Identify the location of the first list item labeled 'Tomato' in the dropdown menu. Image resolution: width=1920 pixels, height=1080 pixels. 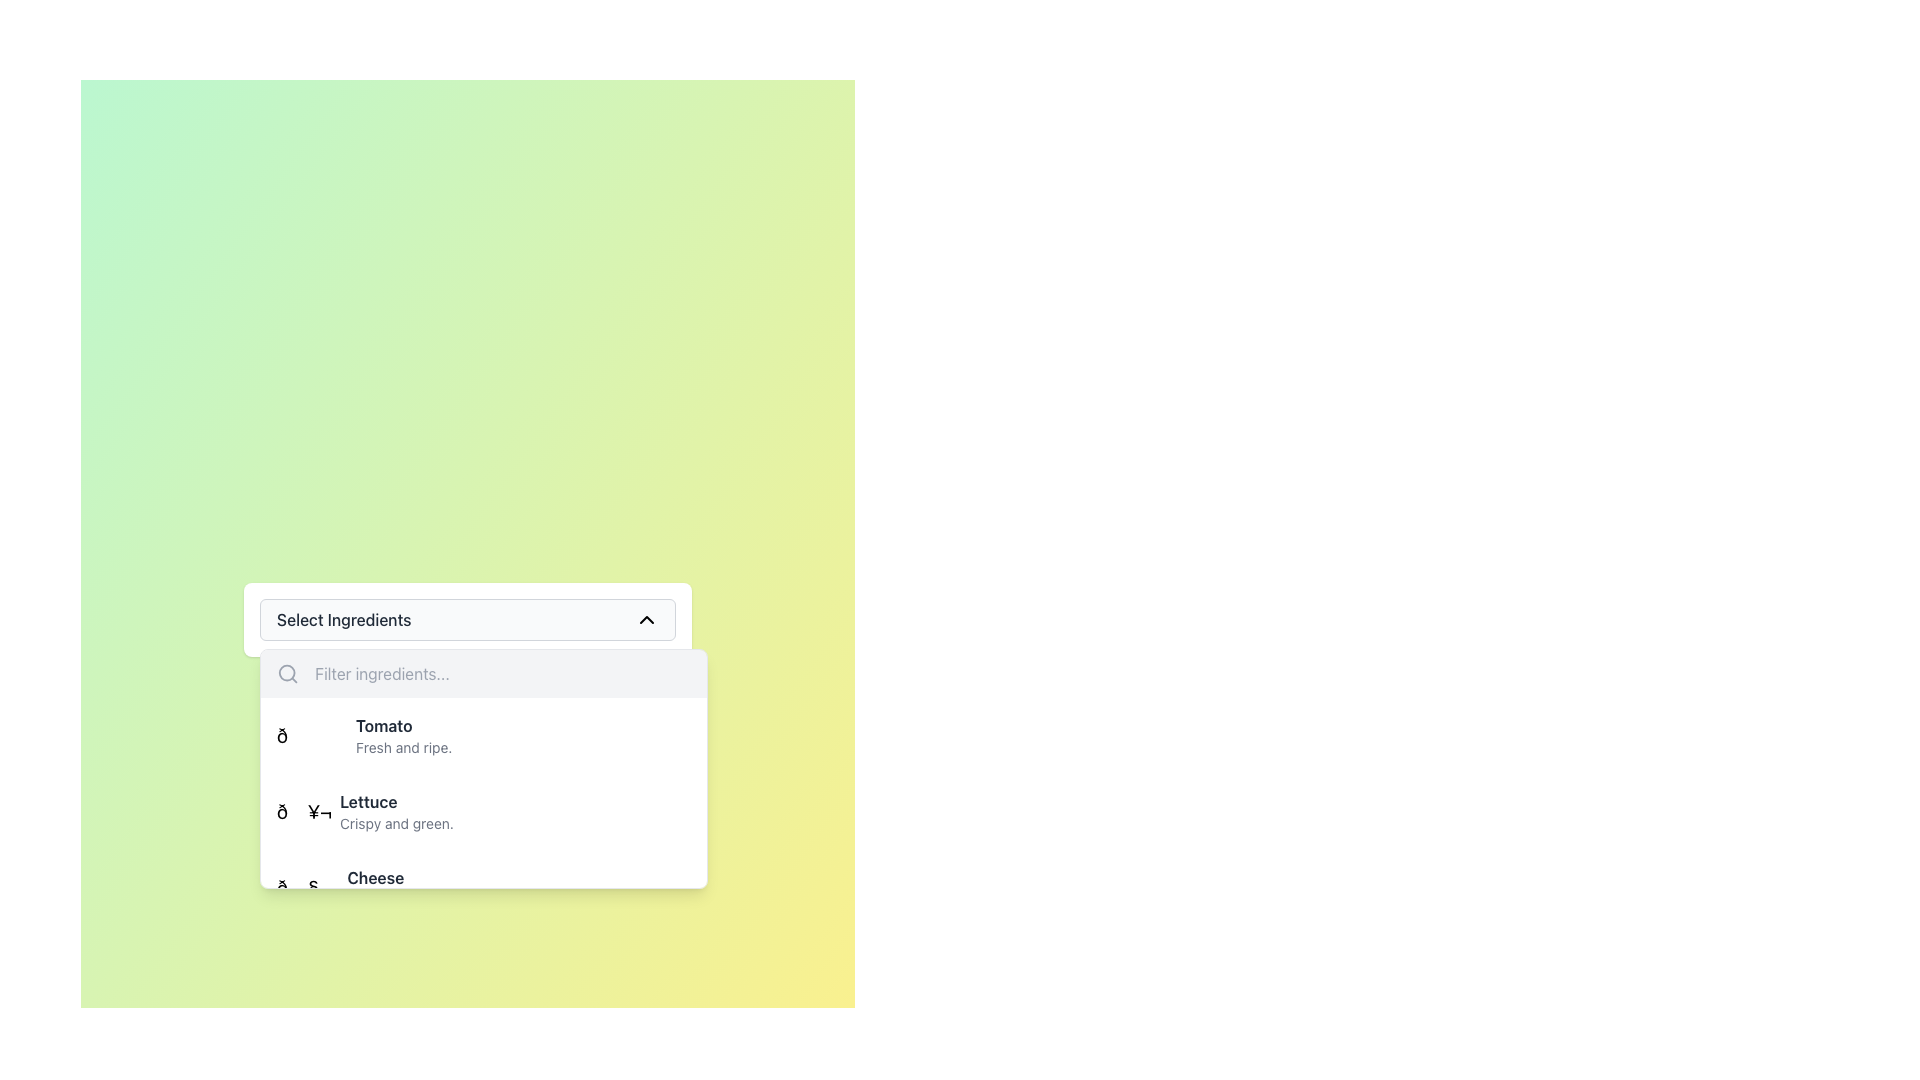
(484, 736).